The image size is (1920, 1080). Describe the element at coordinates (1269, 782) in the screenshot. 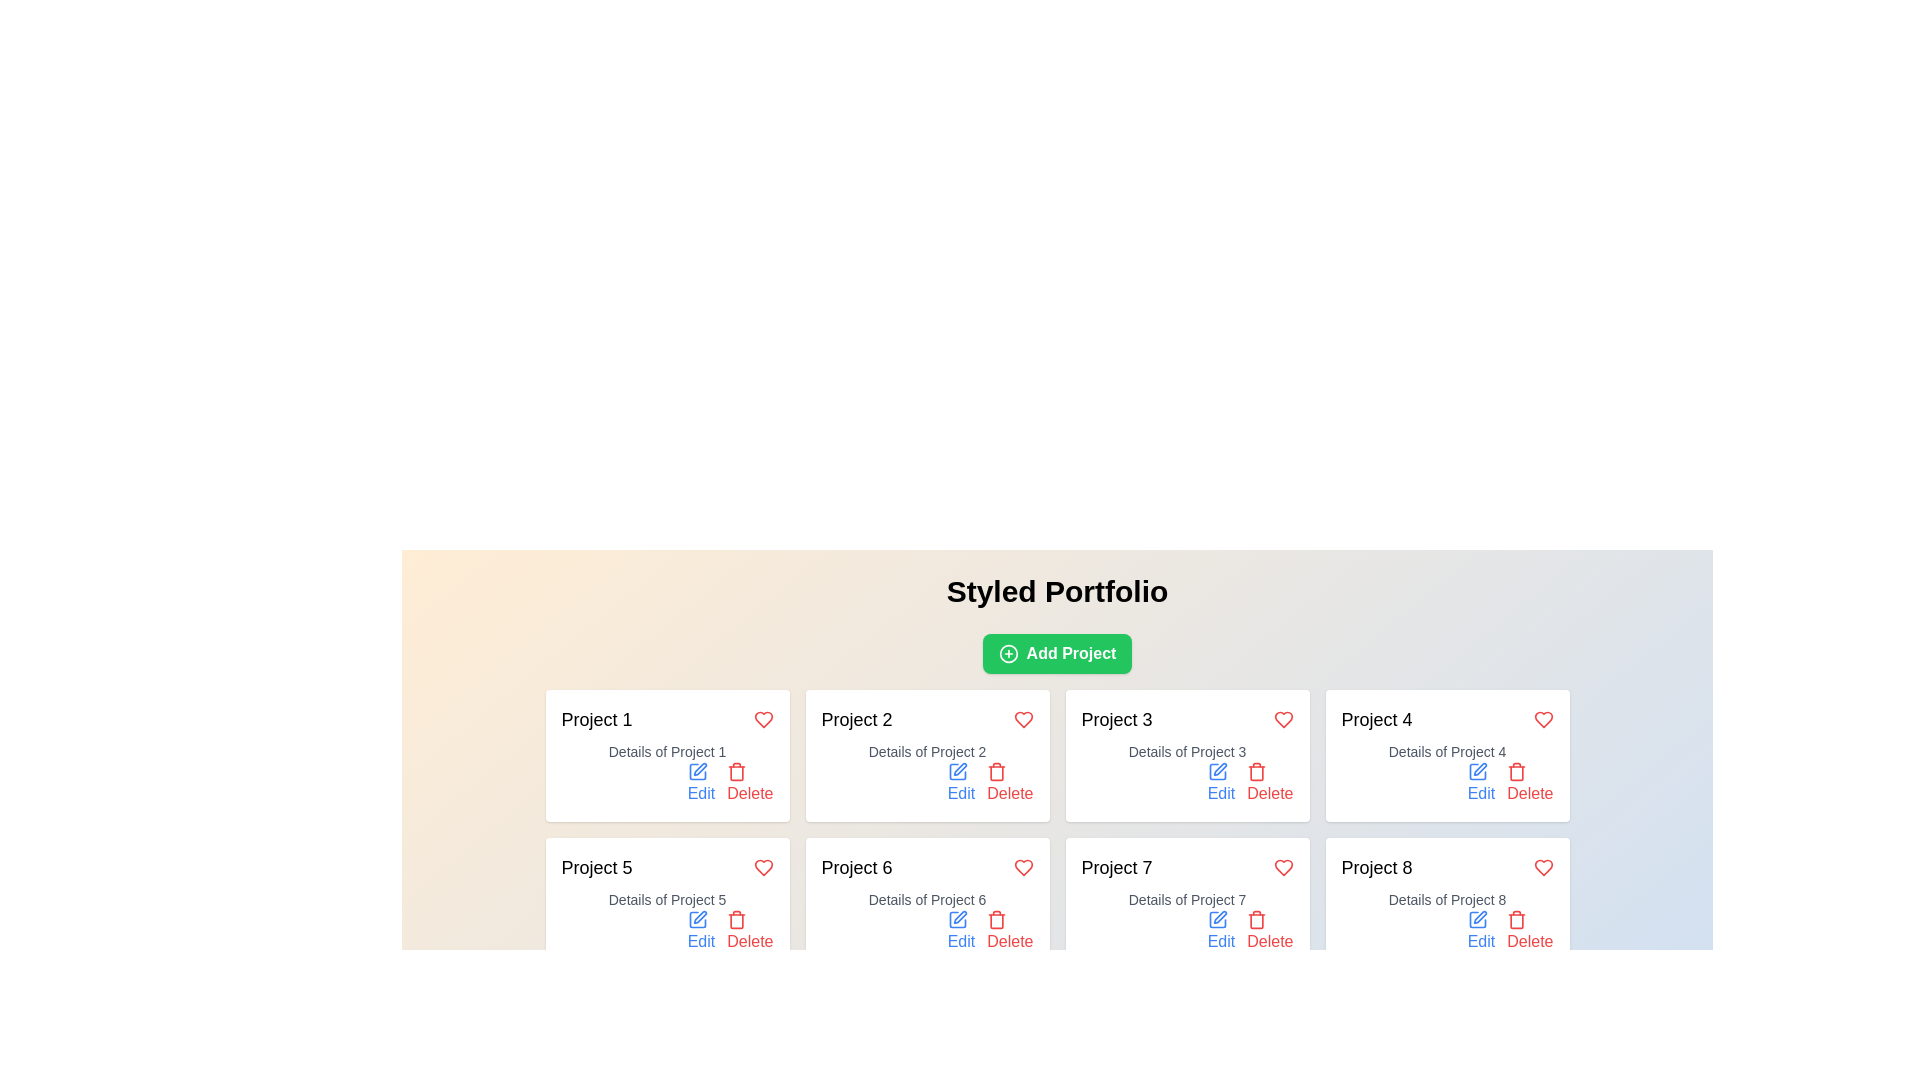

I see `the delete button located in the bottom-right corner of the 'Project 3' card` at that location.